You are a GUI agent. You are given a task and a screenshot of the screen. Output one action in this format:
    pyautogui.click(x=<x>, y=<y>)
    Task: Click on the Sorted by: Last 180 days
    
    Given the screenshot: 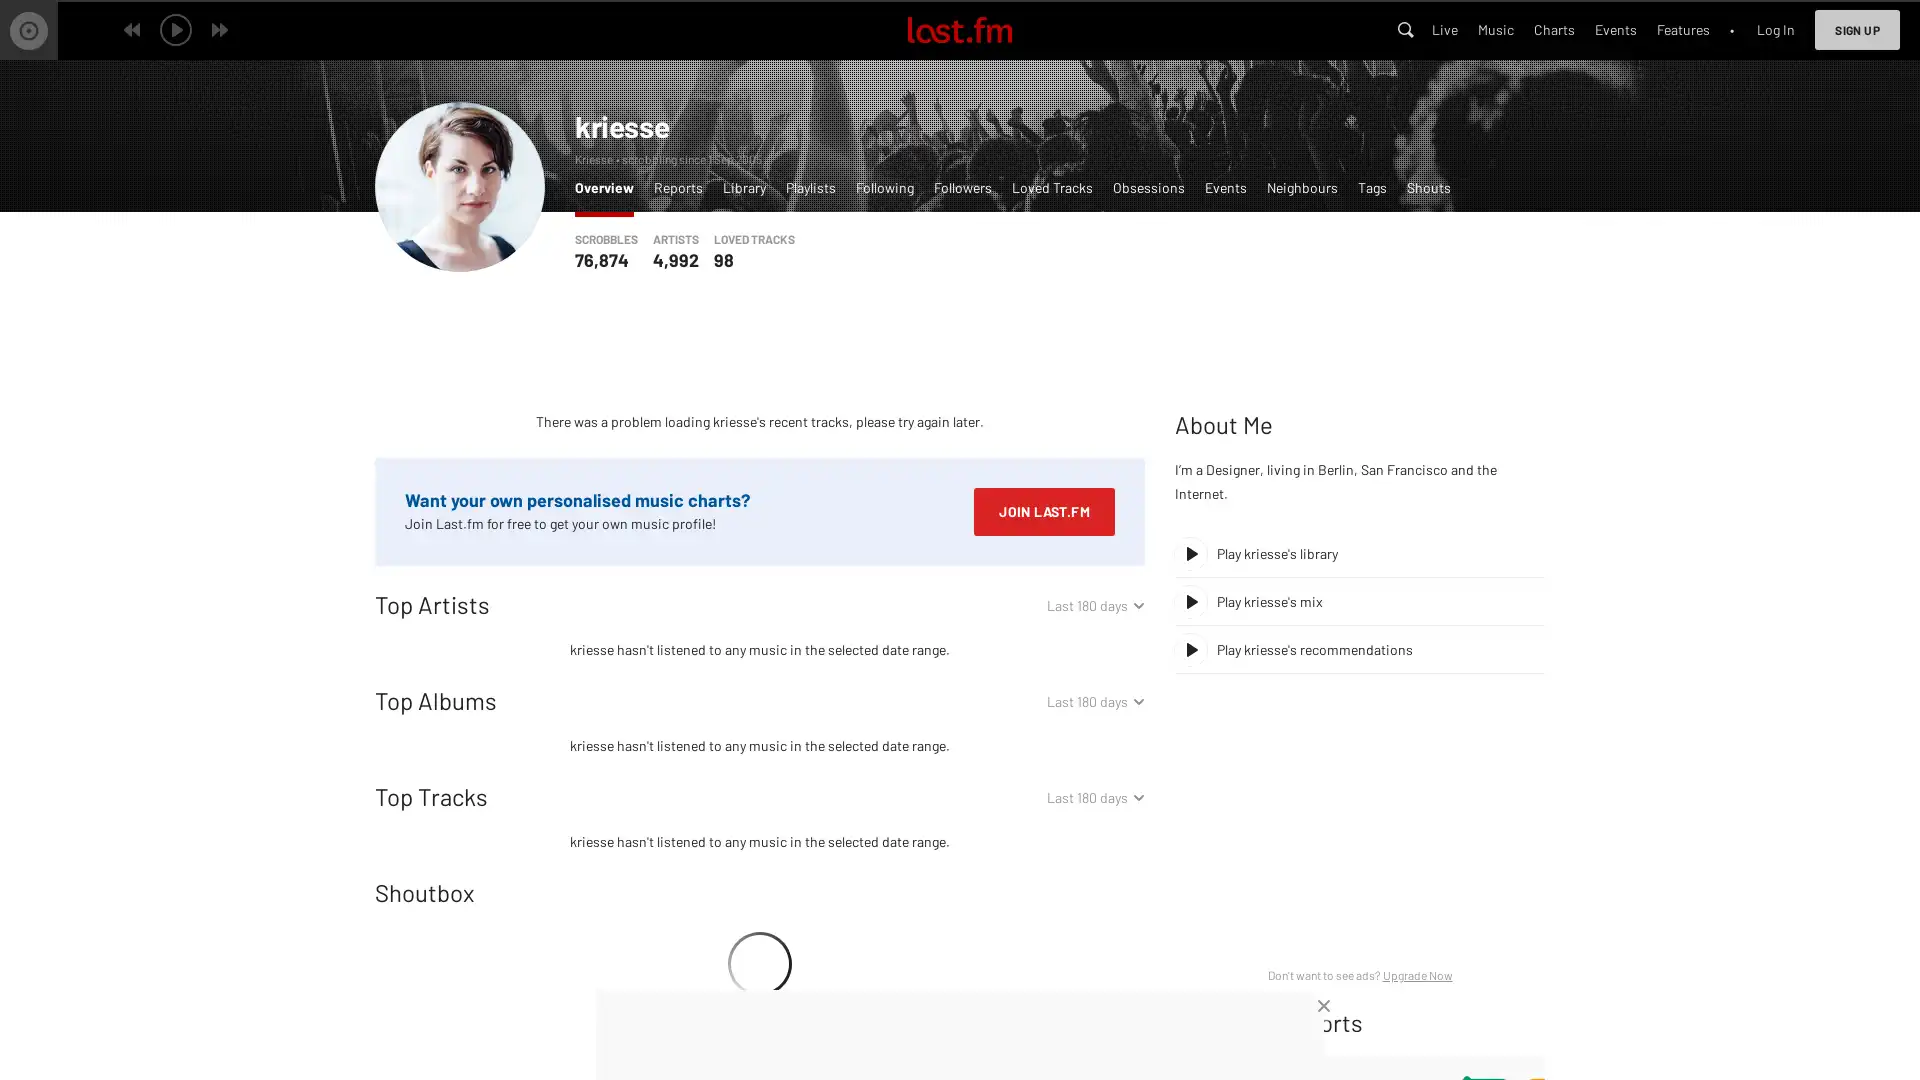 What is the action you would take?
    pyautogui.click(x=1094, y=604)
    